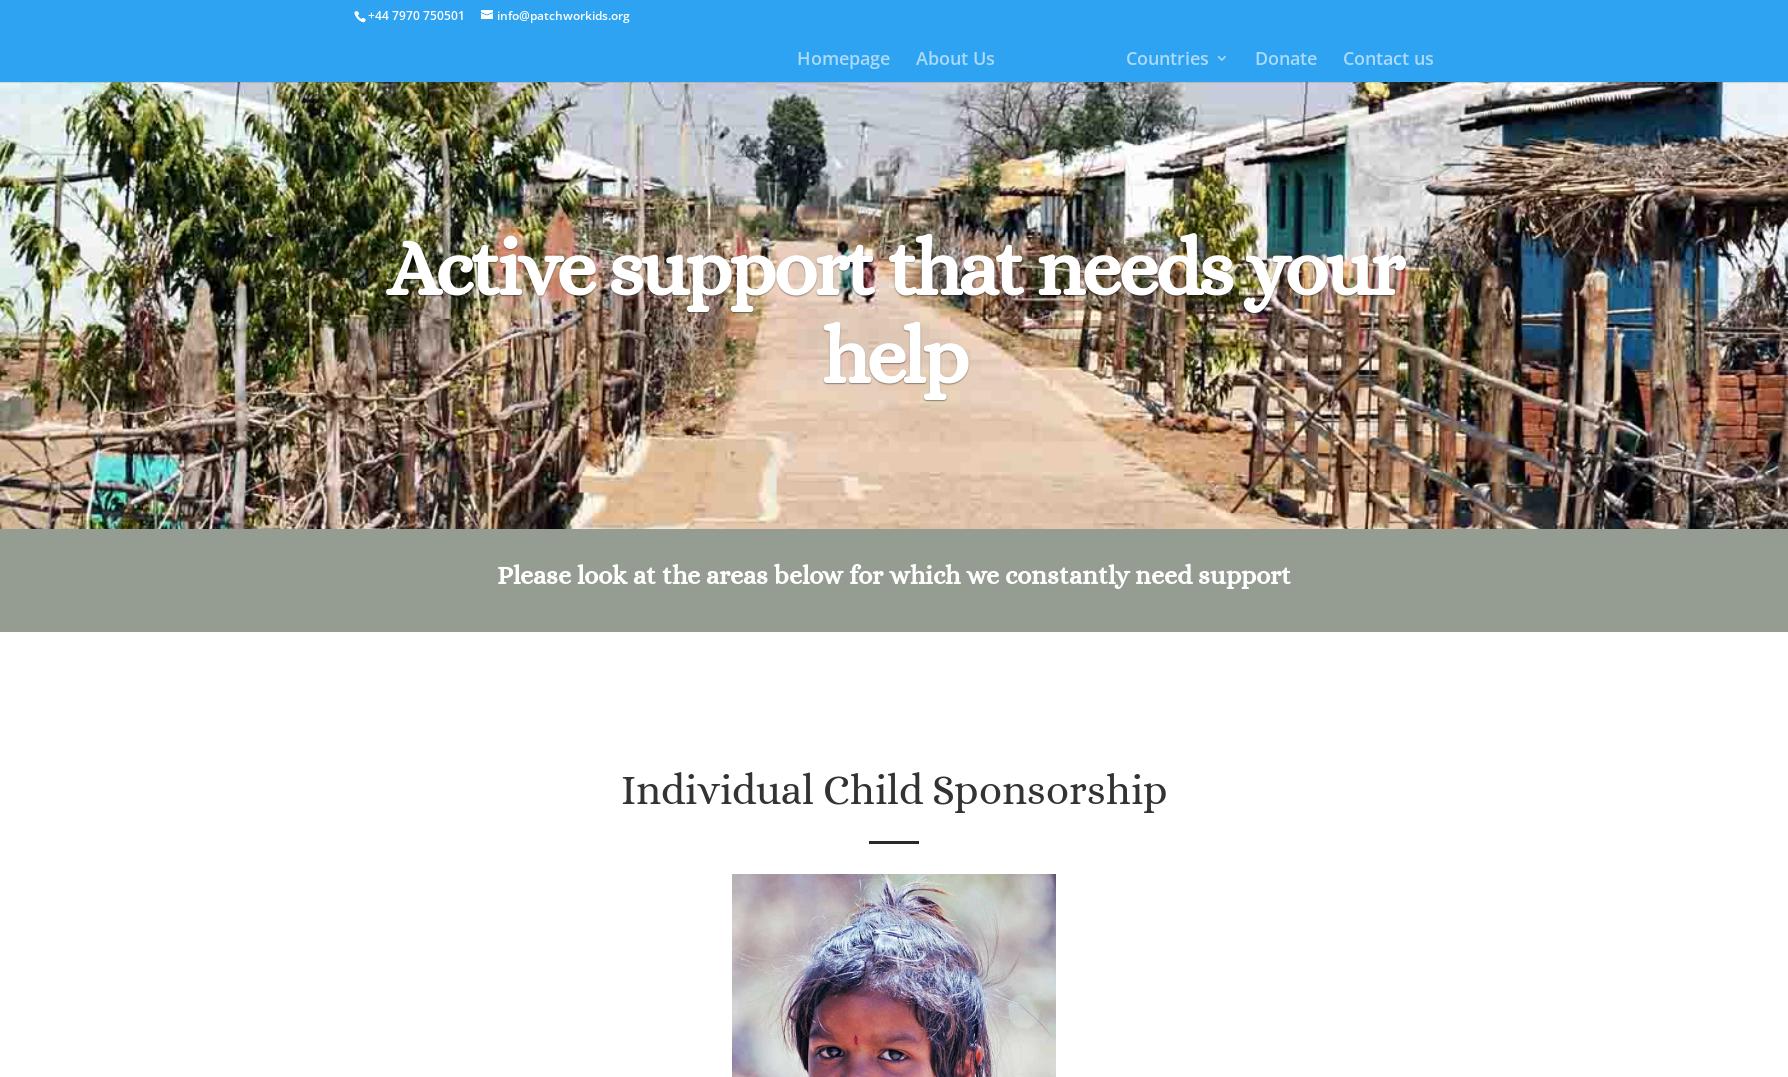 This screenshot has width=1788, height=1077. Describe the element at coordinates (1164, 201) in the screenshot. I see `'Uganda'` at that location.